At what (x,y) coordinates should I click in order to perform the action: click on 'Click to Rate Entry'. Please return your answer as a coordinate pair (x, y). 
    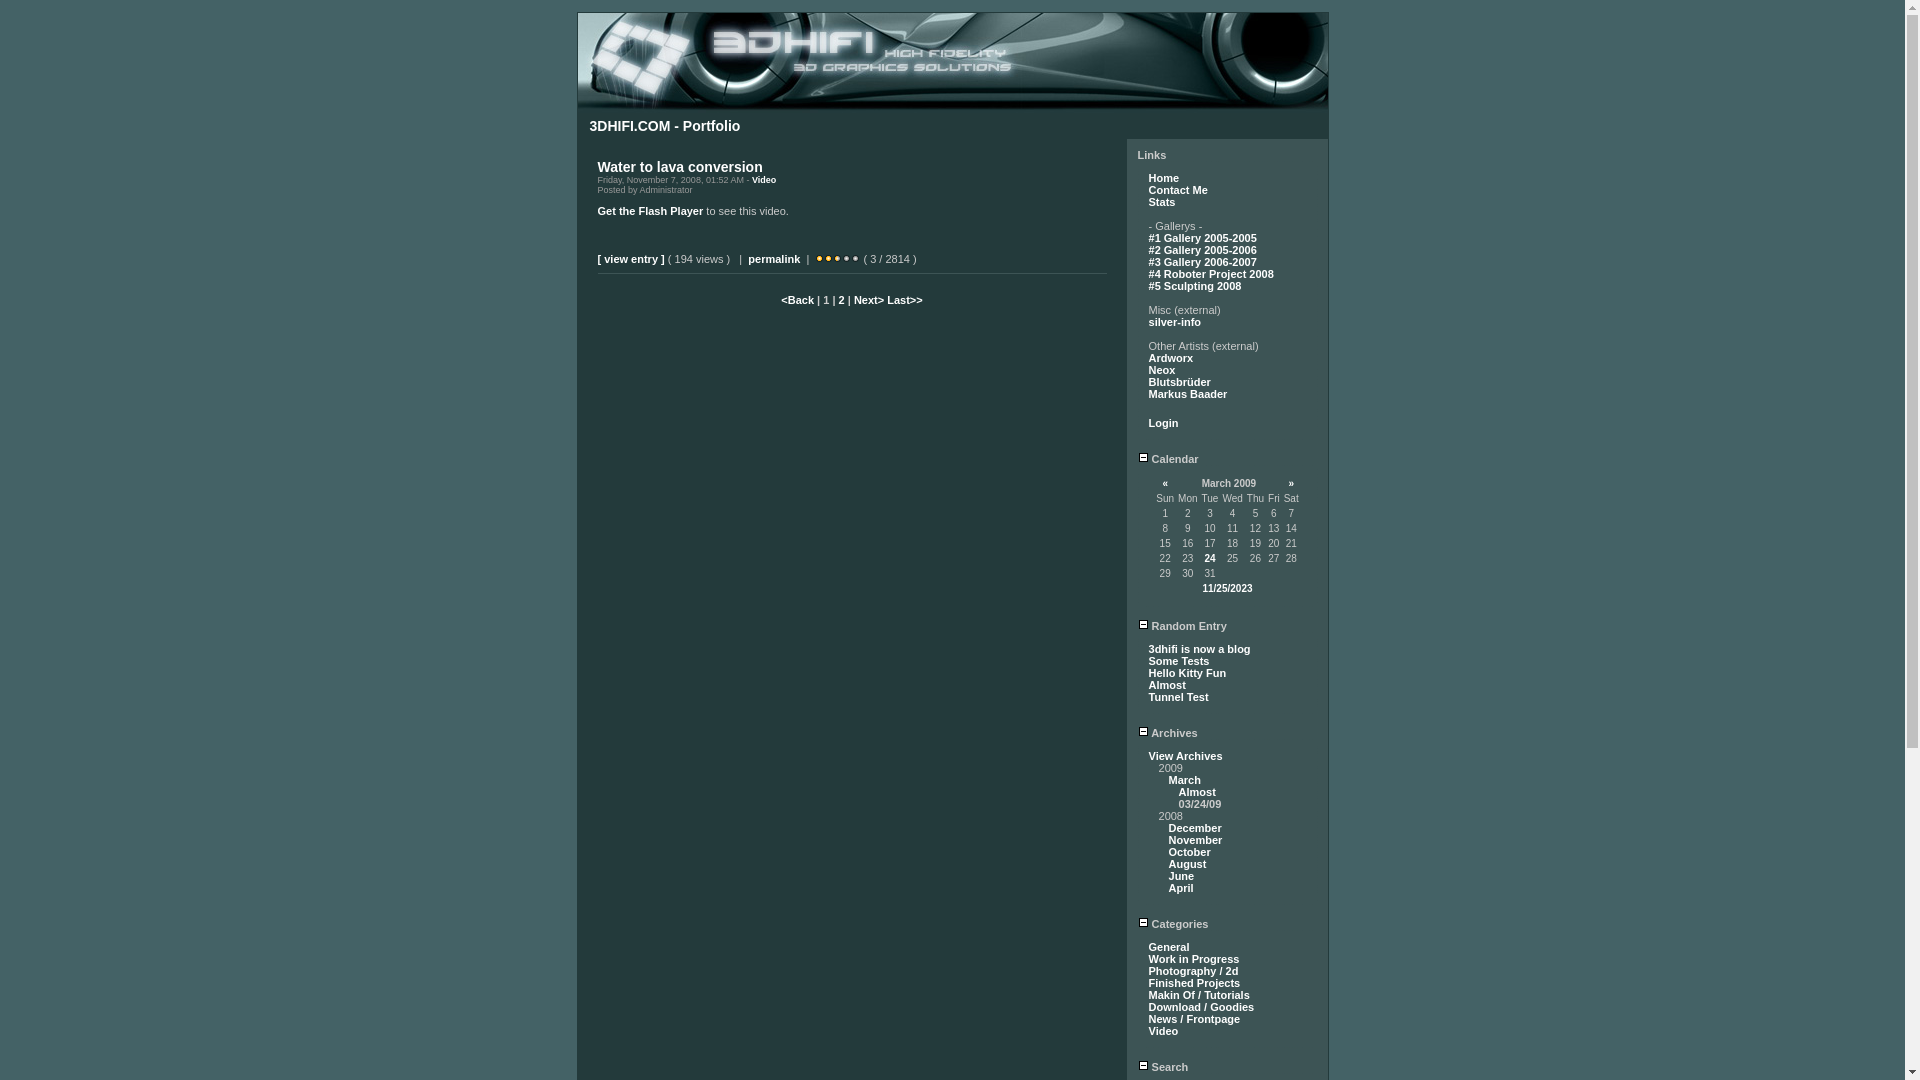
    Looking at the image, I should click on (815, 257).